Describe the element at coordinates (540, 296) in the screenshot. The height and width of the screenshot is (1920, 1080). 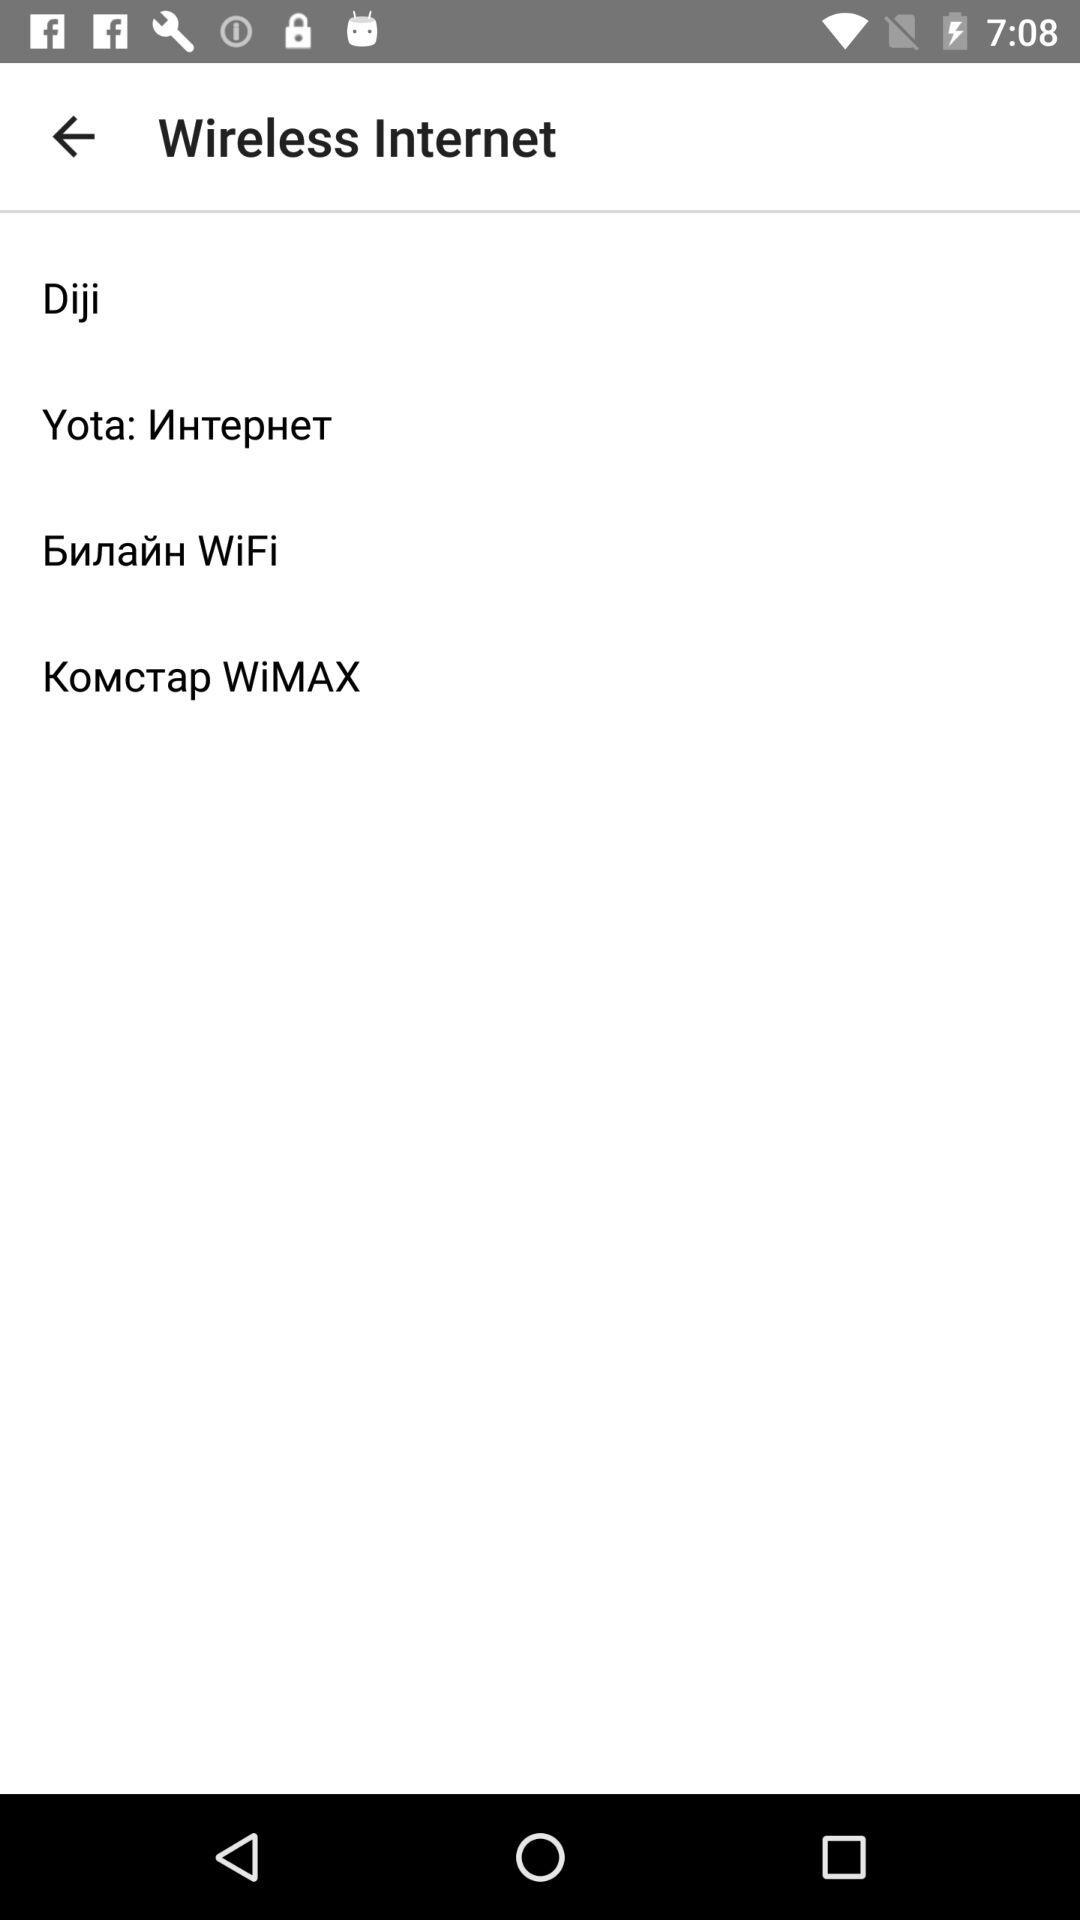
I see `diji icon` at that location.